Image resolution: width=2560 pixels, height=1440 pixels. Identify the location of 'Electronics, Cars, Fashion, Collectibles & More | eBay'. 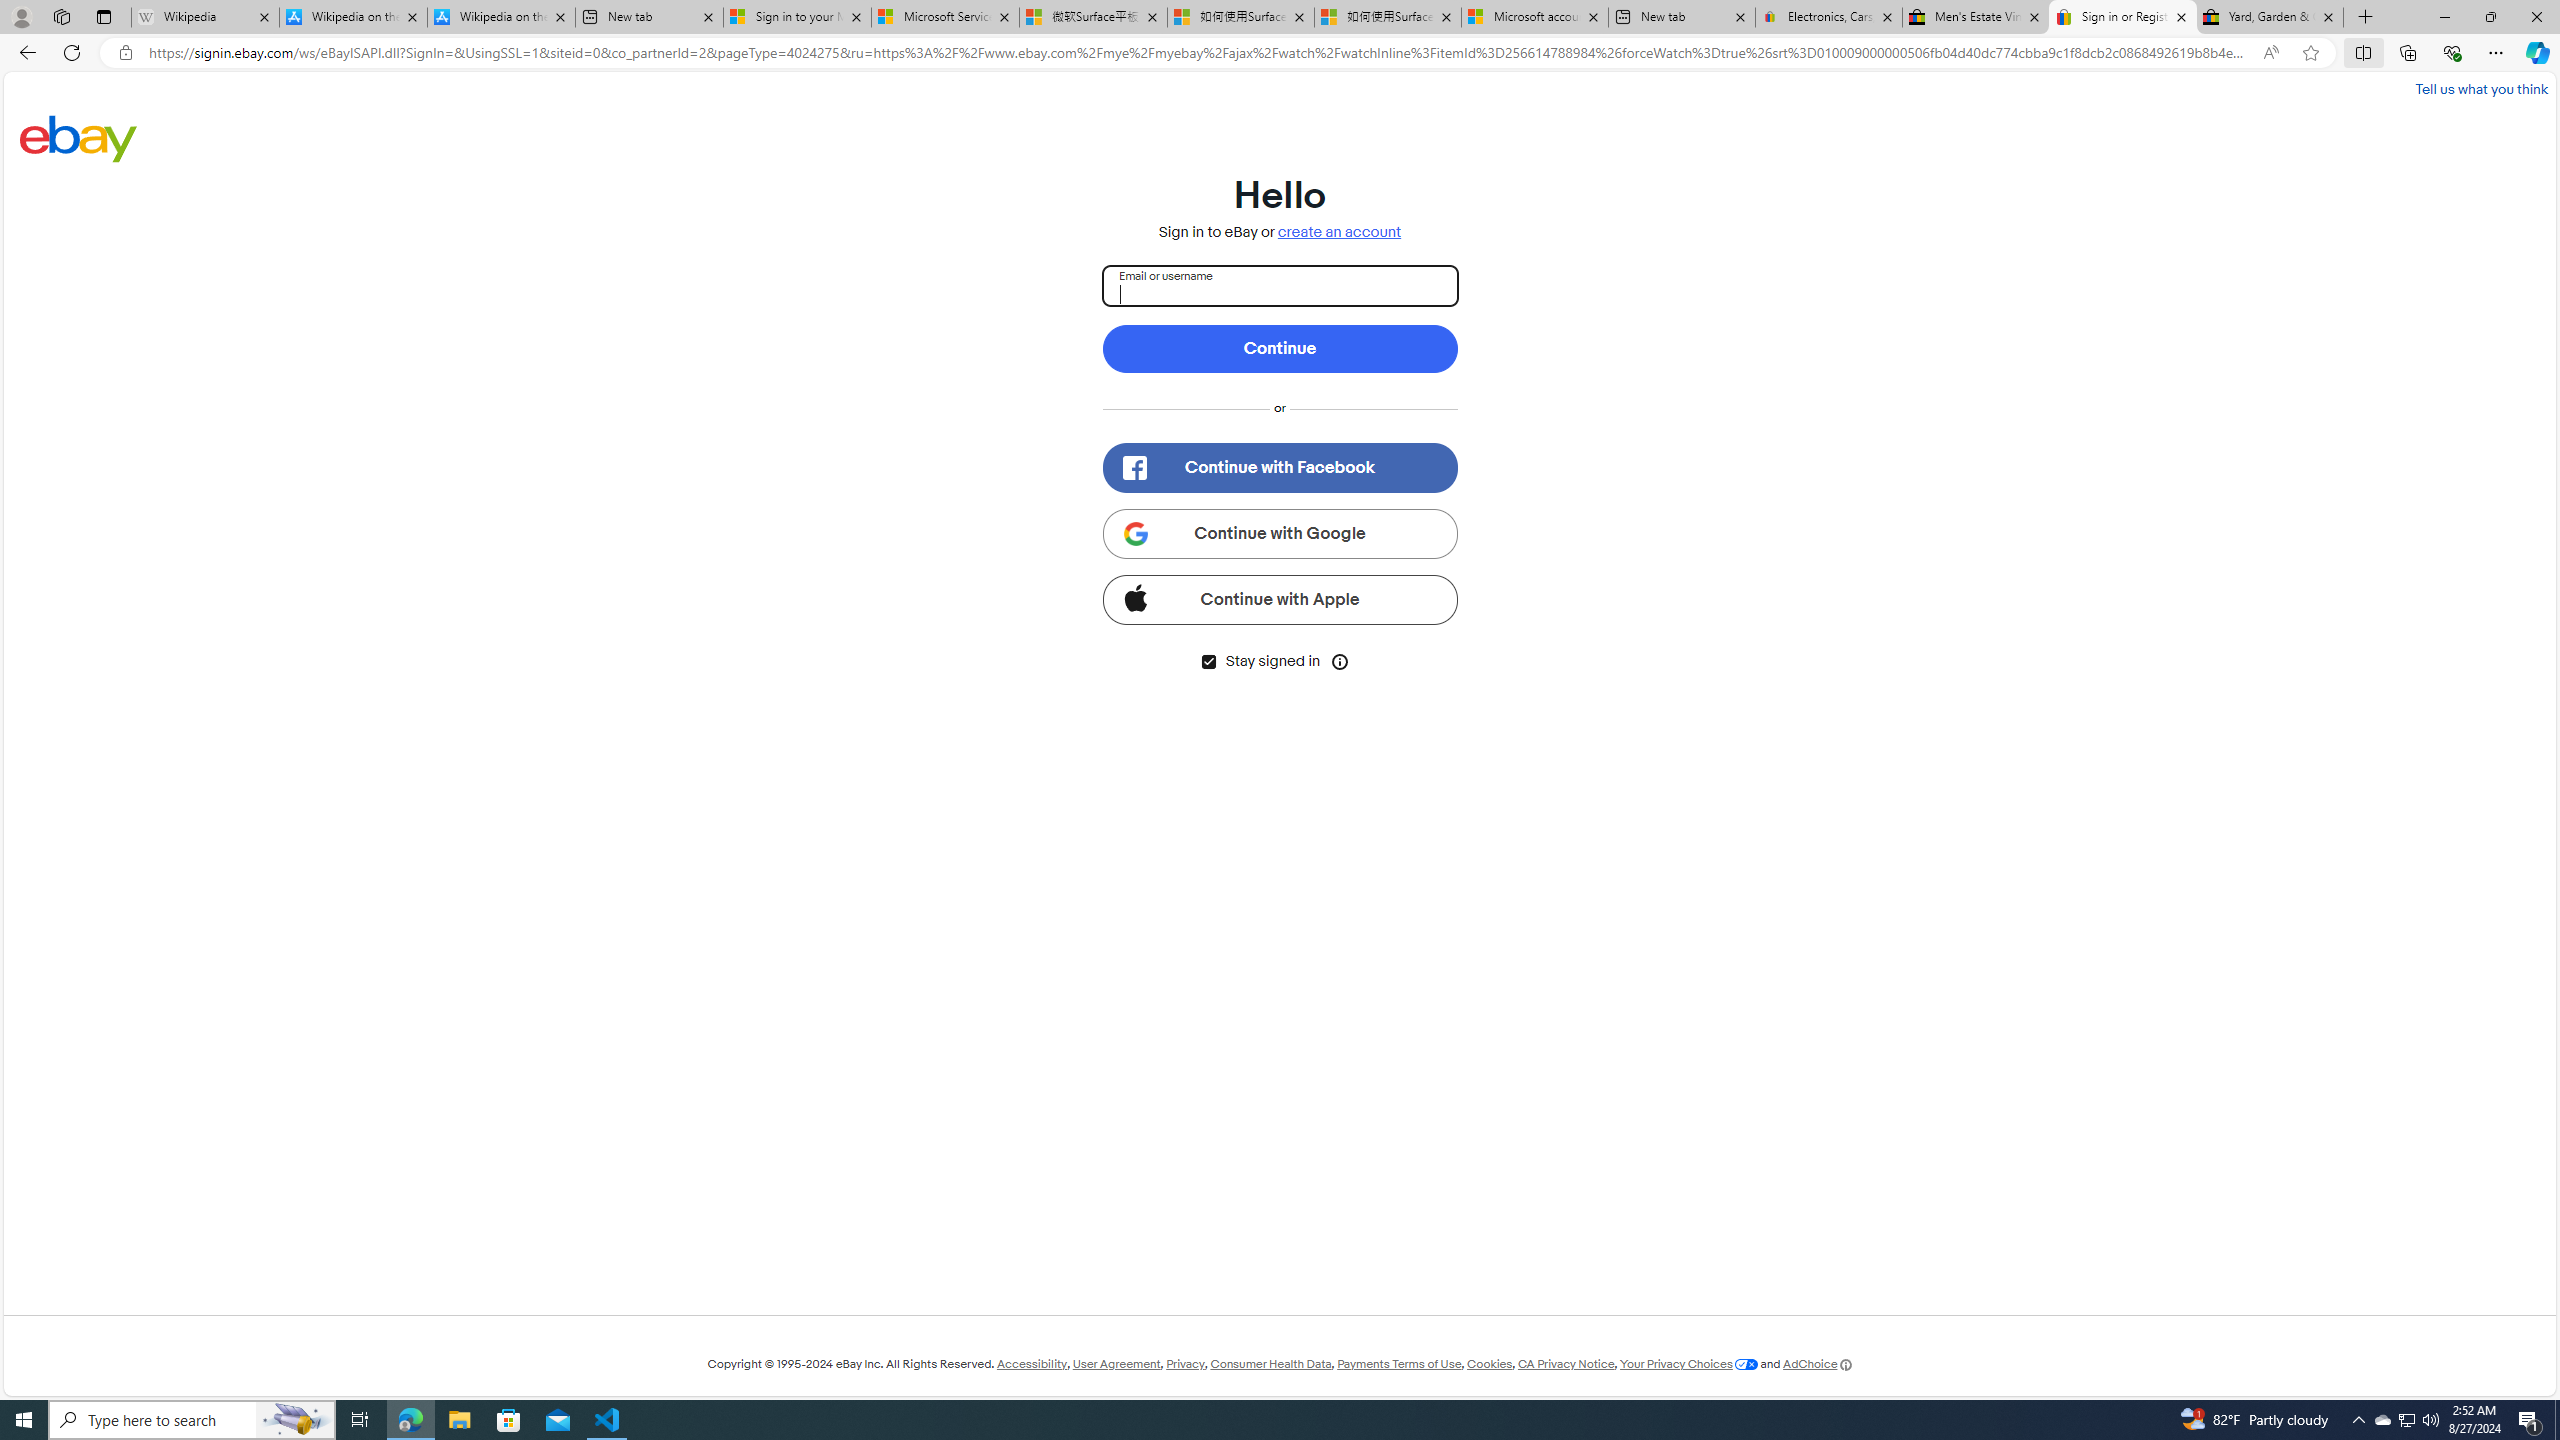
(1826, 16).